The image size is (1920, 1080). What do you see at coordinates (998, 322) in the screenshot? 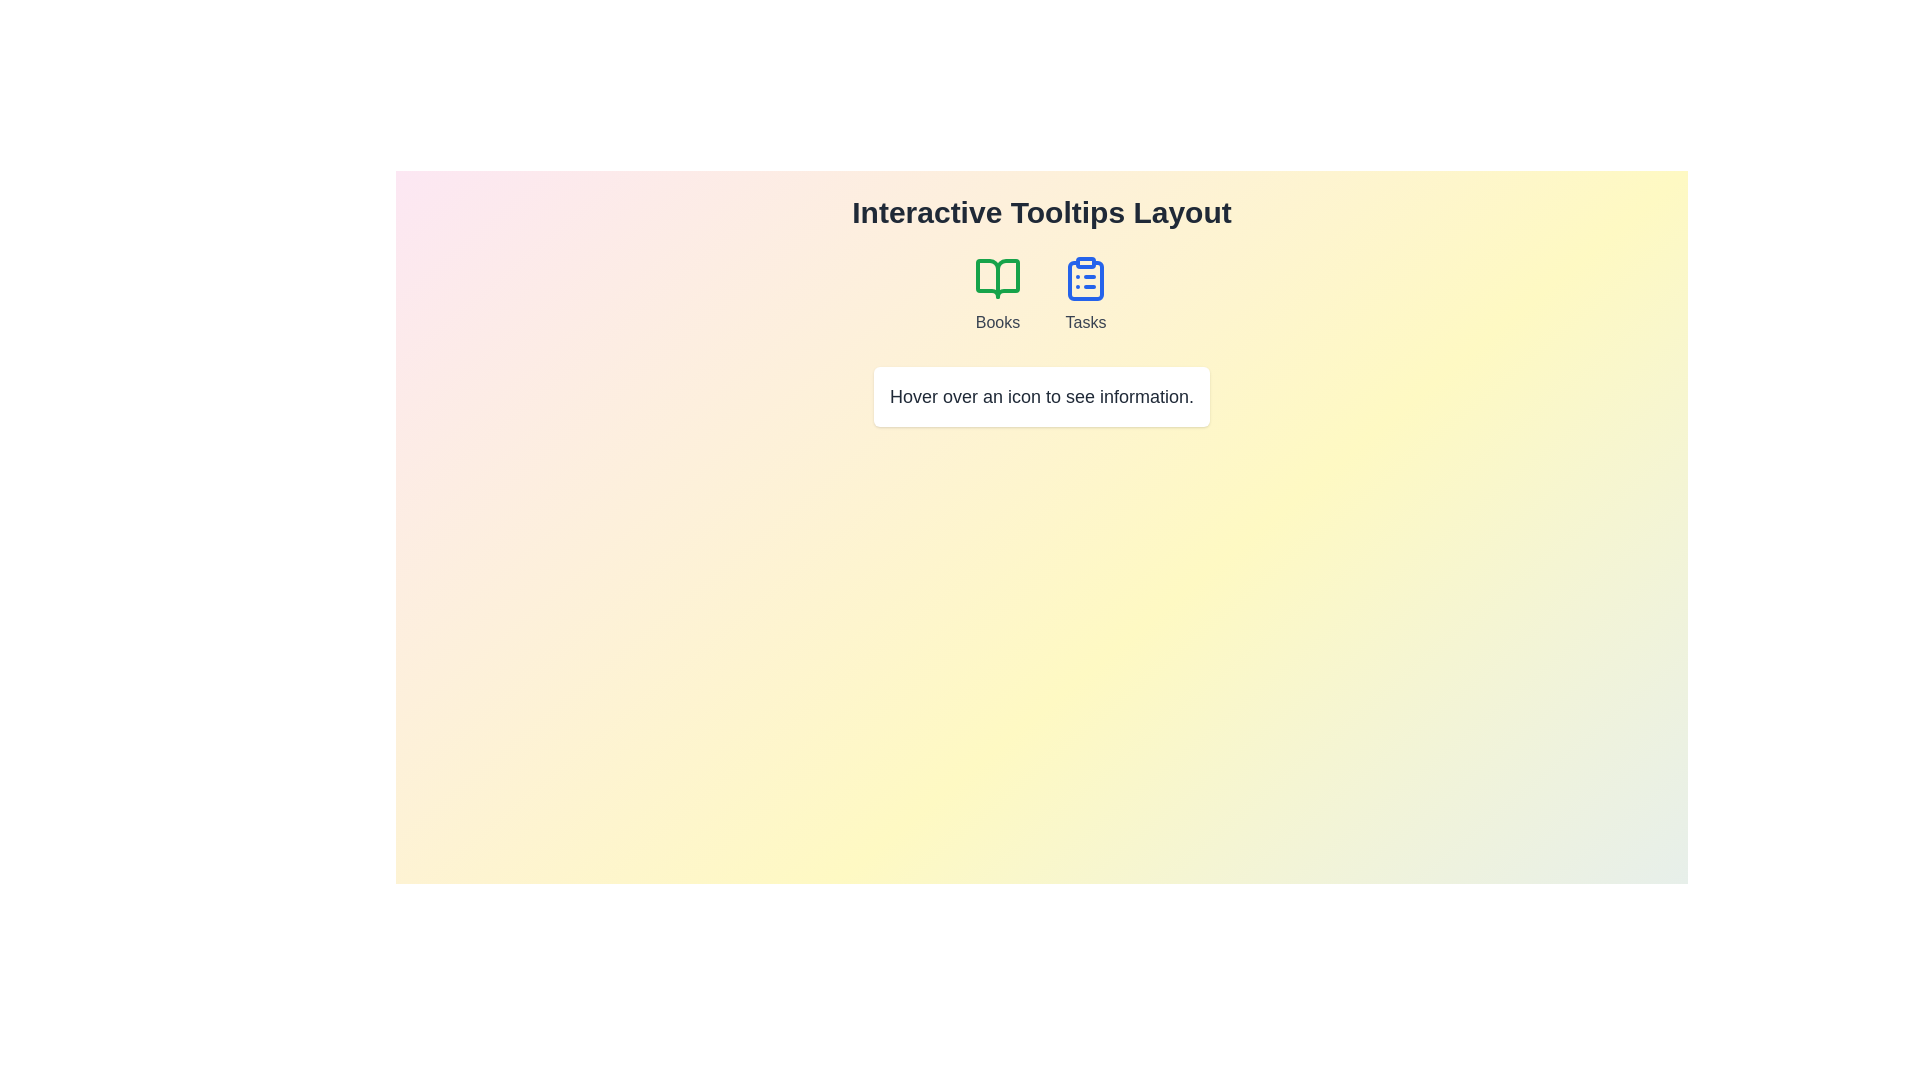
I see `the Text label that describes the 'Books' icon, which is positioned directly below the open book icon with a green outline` at bounding box center [998, 322].